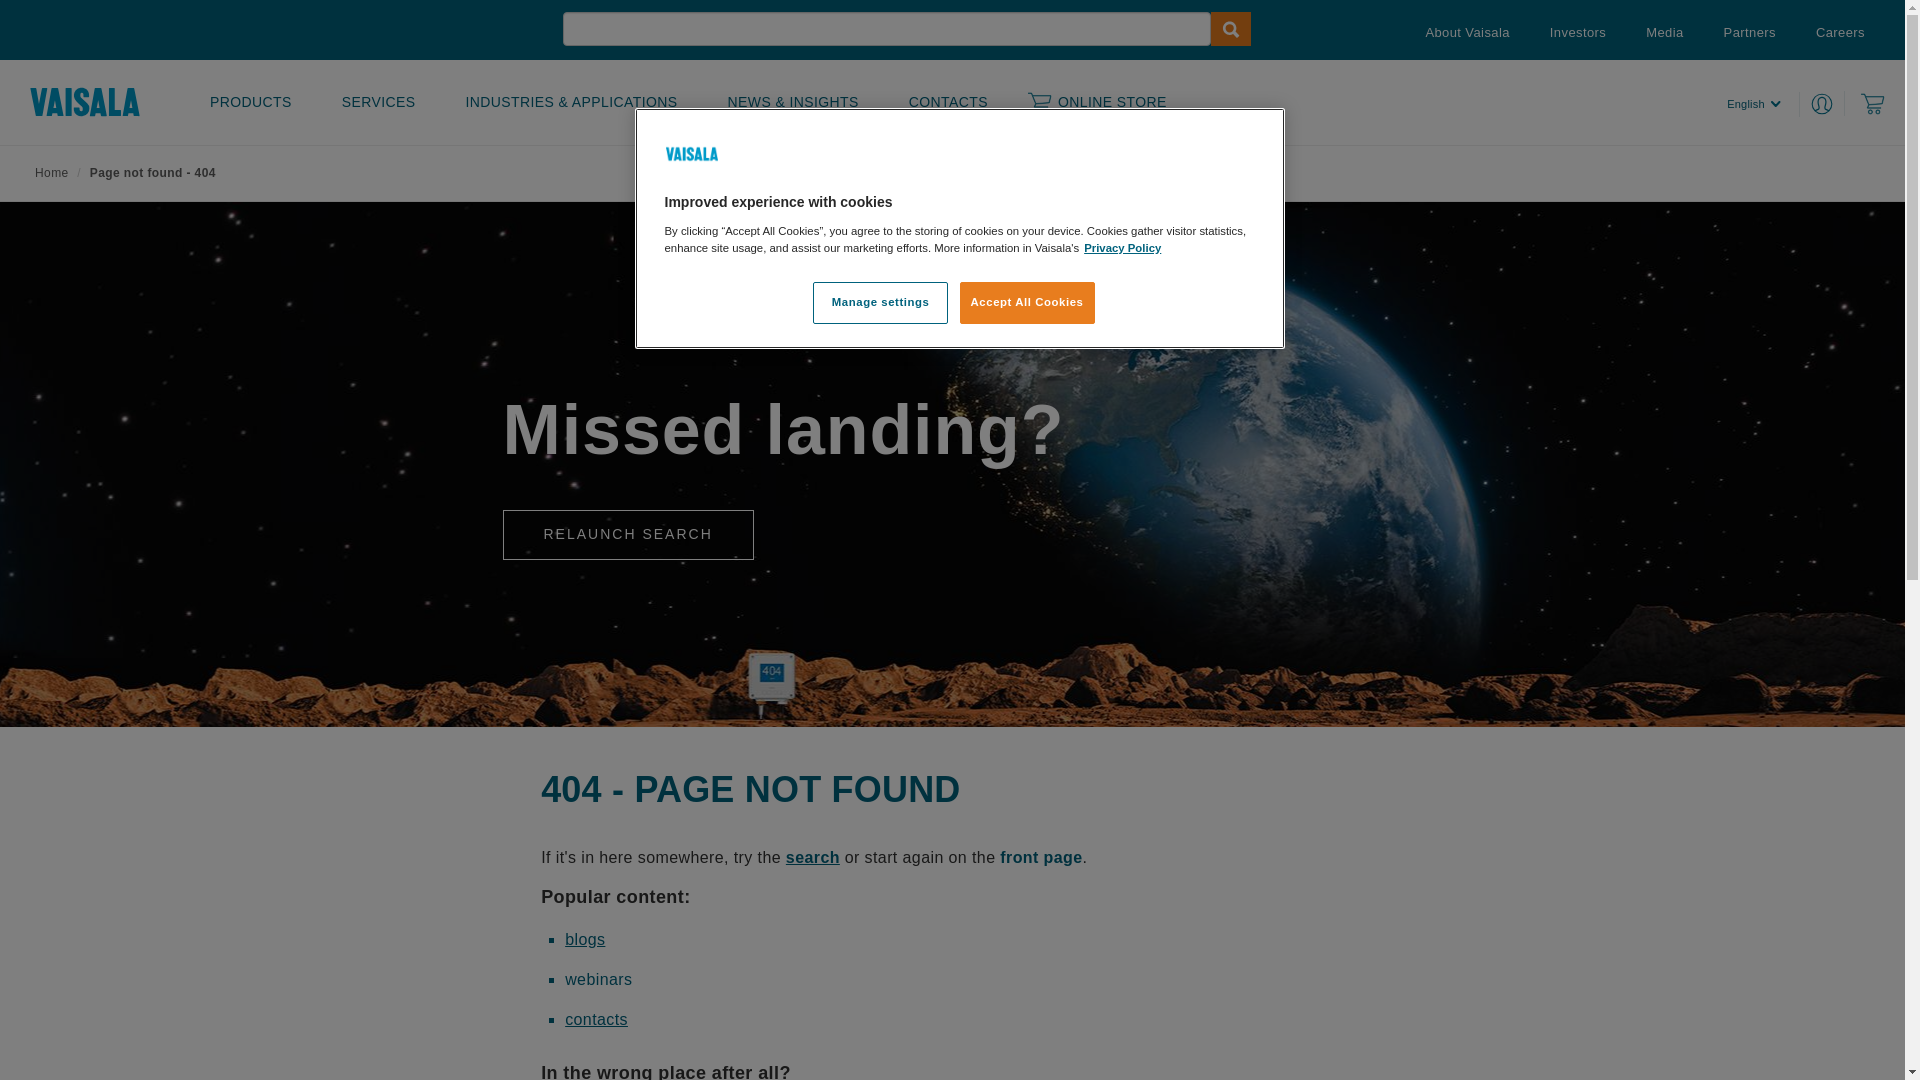  Describe the element at coordinates (1840, 33) in the screenshot. I see `'Careers'` at that location.